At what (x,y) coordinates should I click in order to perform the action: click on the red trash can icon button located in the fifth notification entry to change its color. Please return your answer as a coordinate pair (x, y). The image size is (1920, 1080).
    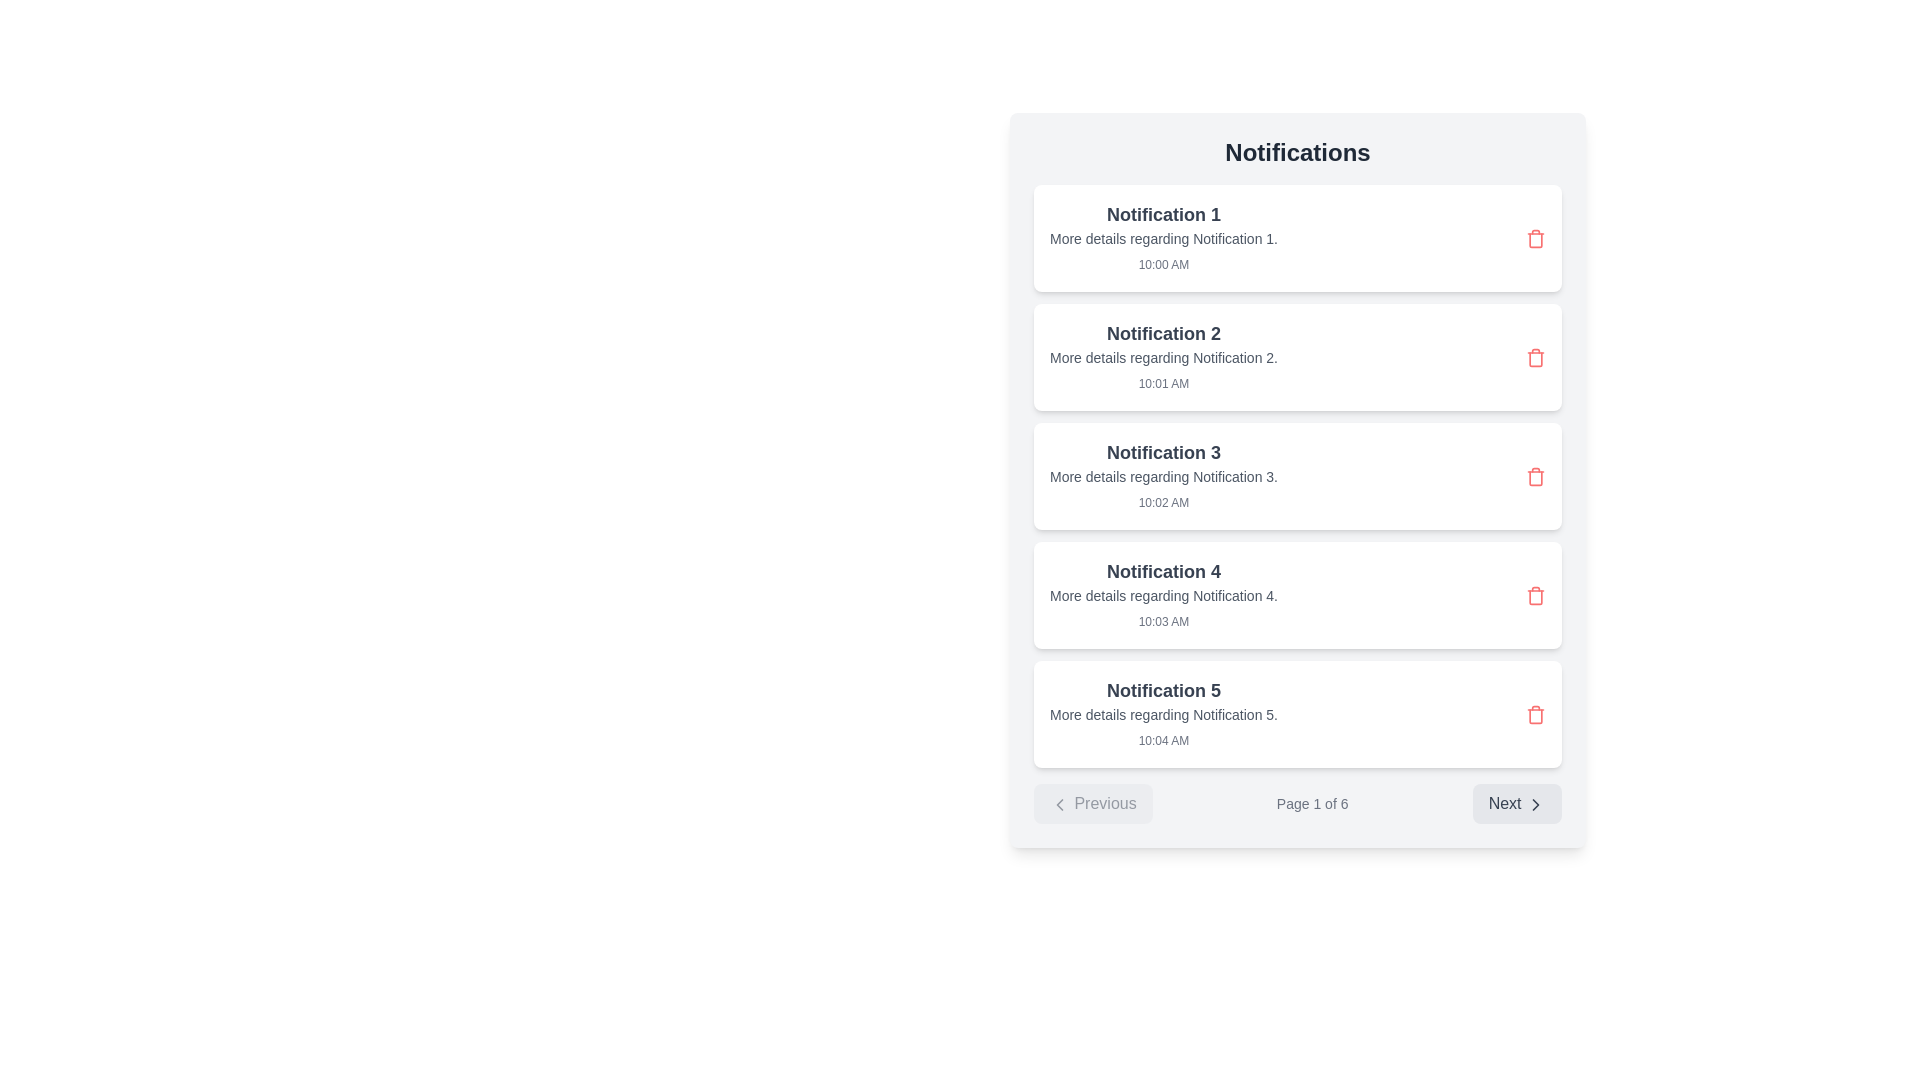
    Looking at the image, I should click on (1535, 712).